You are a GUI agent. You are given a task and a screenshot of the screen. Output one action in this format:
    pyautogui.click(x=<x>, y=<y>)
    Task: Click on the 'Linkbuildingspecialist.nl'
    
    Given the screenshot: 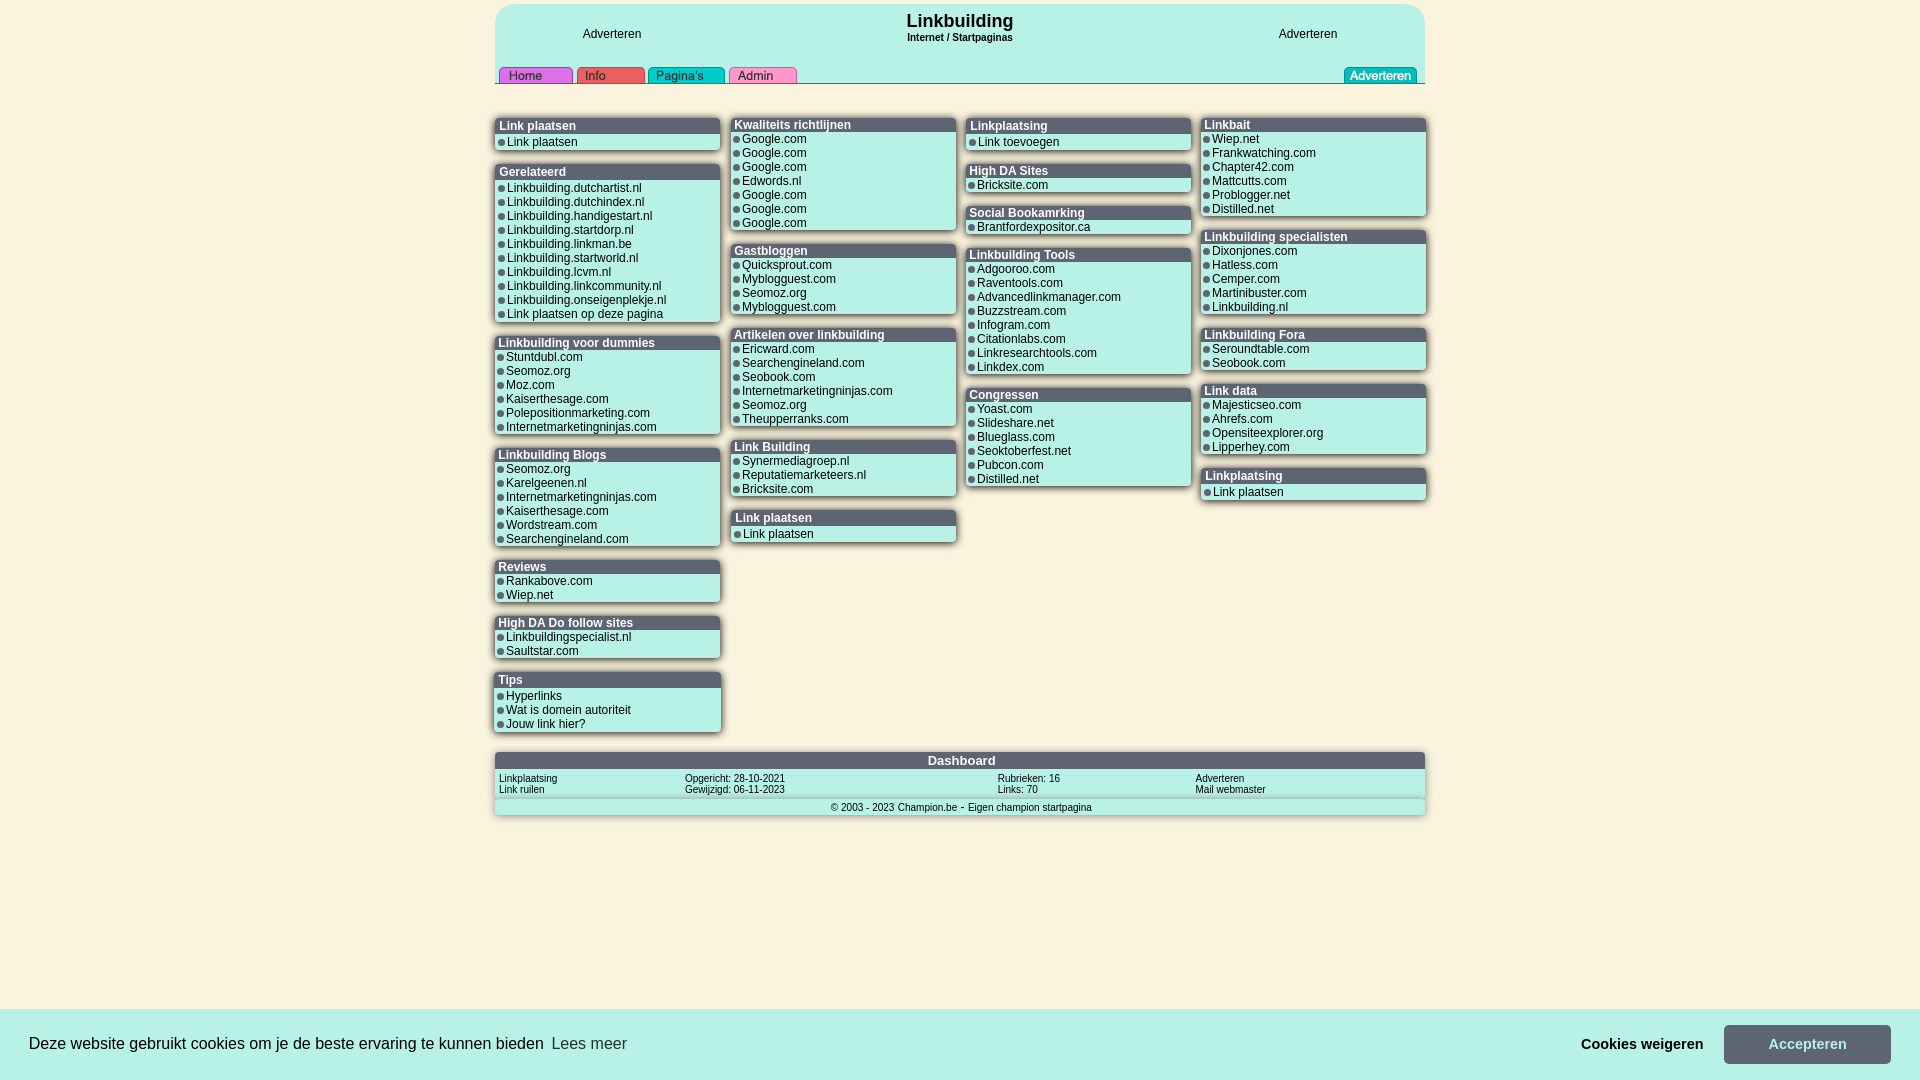 What is the action you would take?
    pyautogui.click(x=567, y=636)
    